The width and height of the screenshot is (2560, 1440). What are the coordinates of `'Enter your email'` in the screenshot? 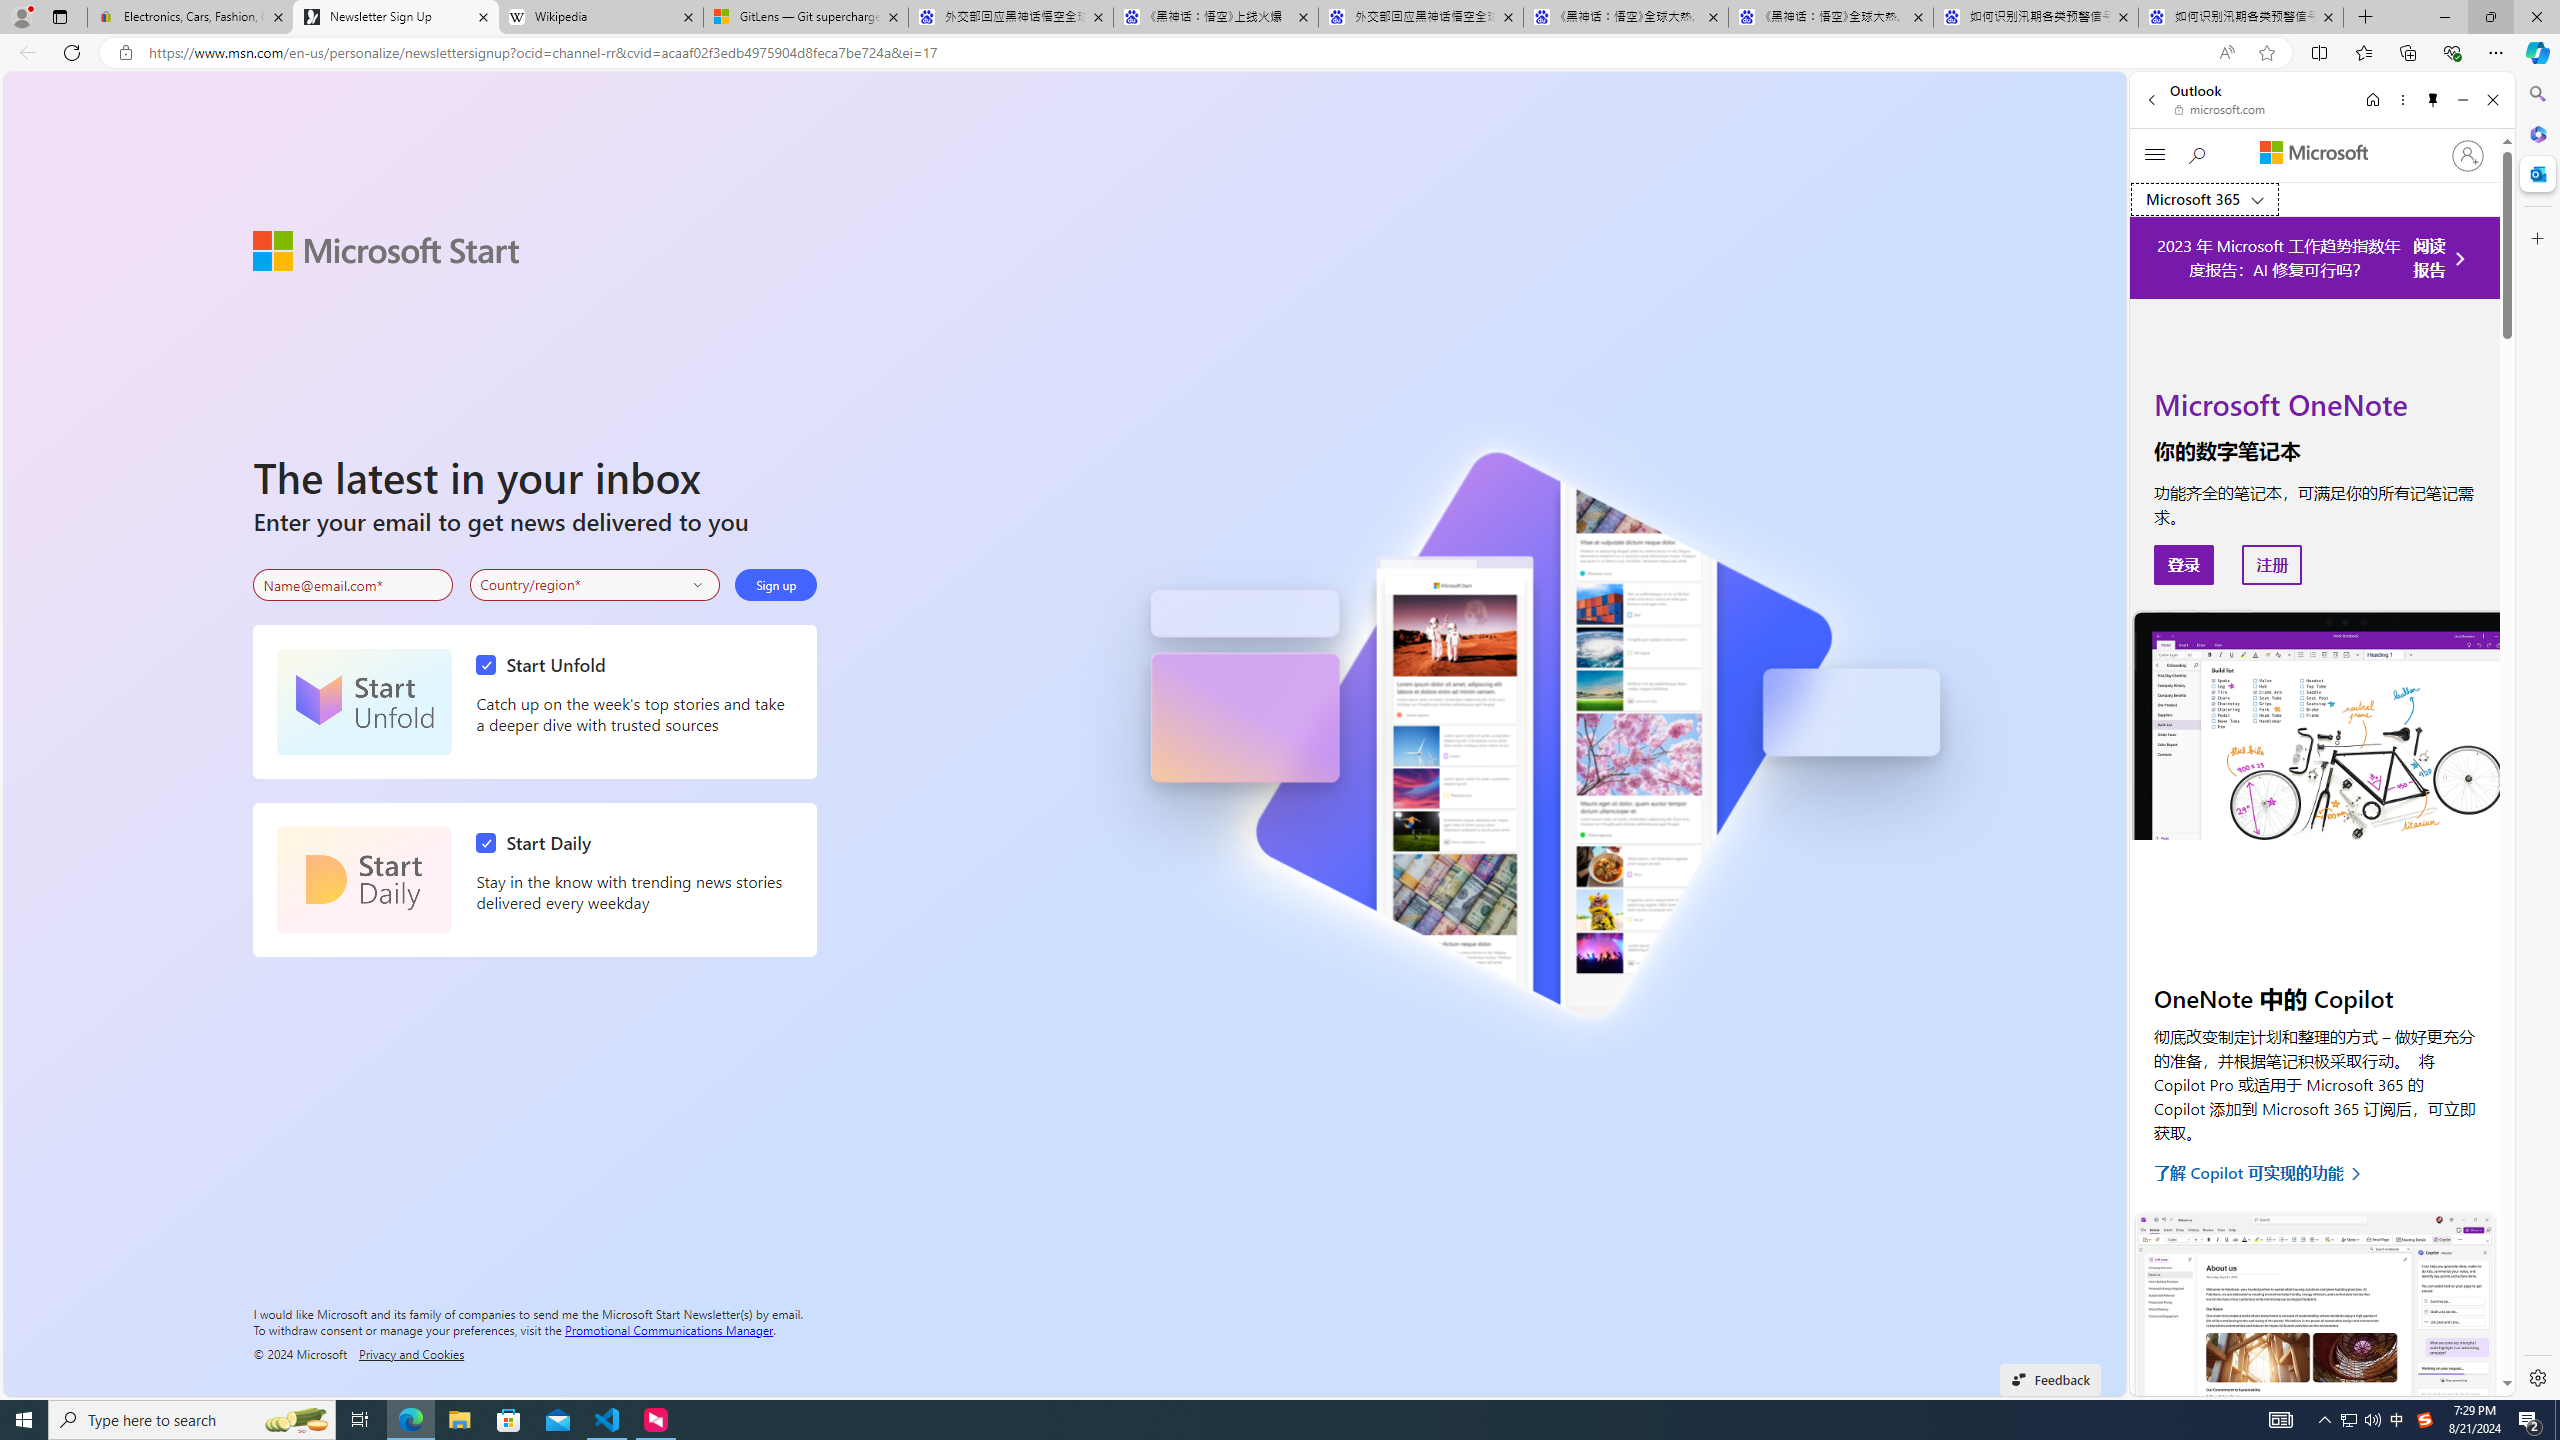 It's located at (352, 585).